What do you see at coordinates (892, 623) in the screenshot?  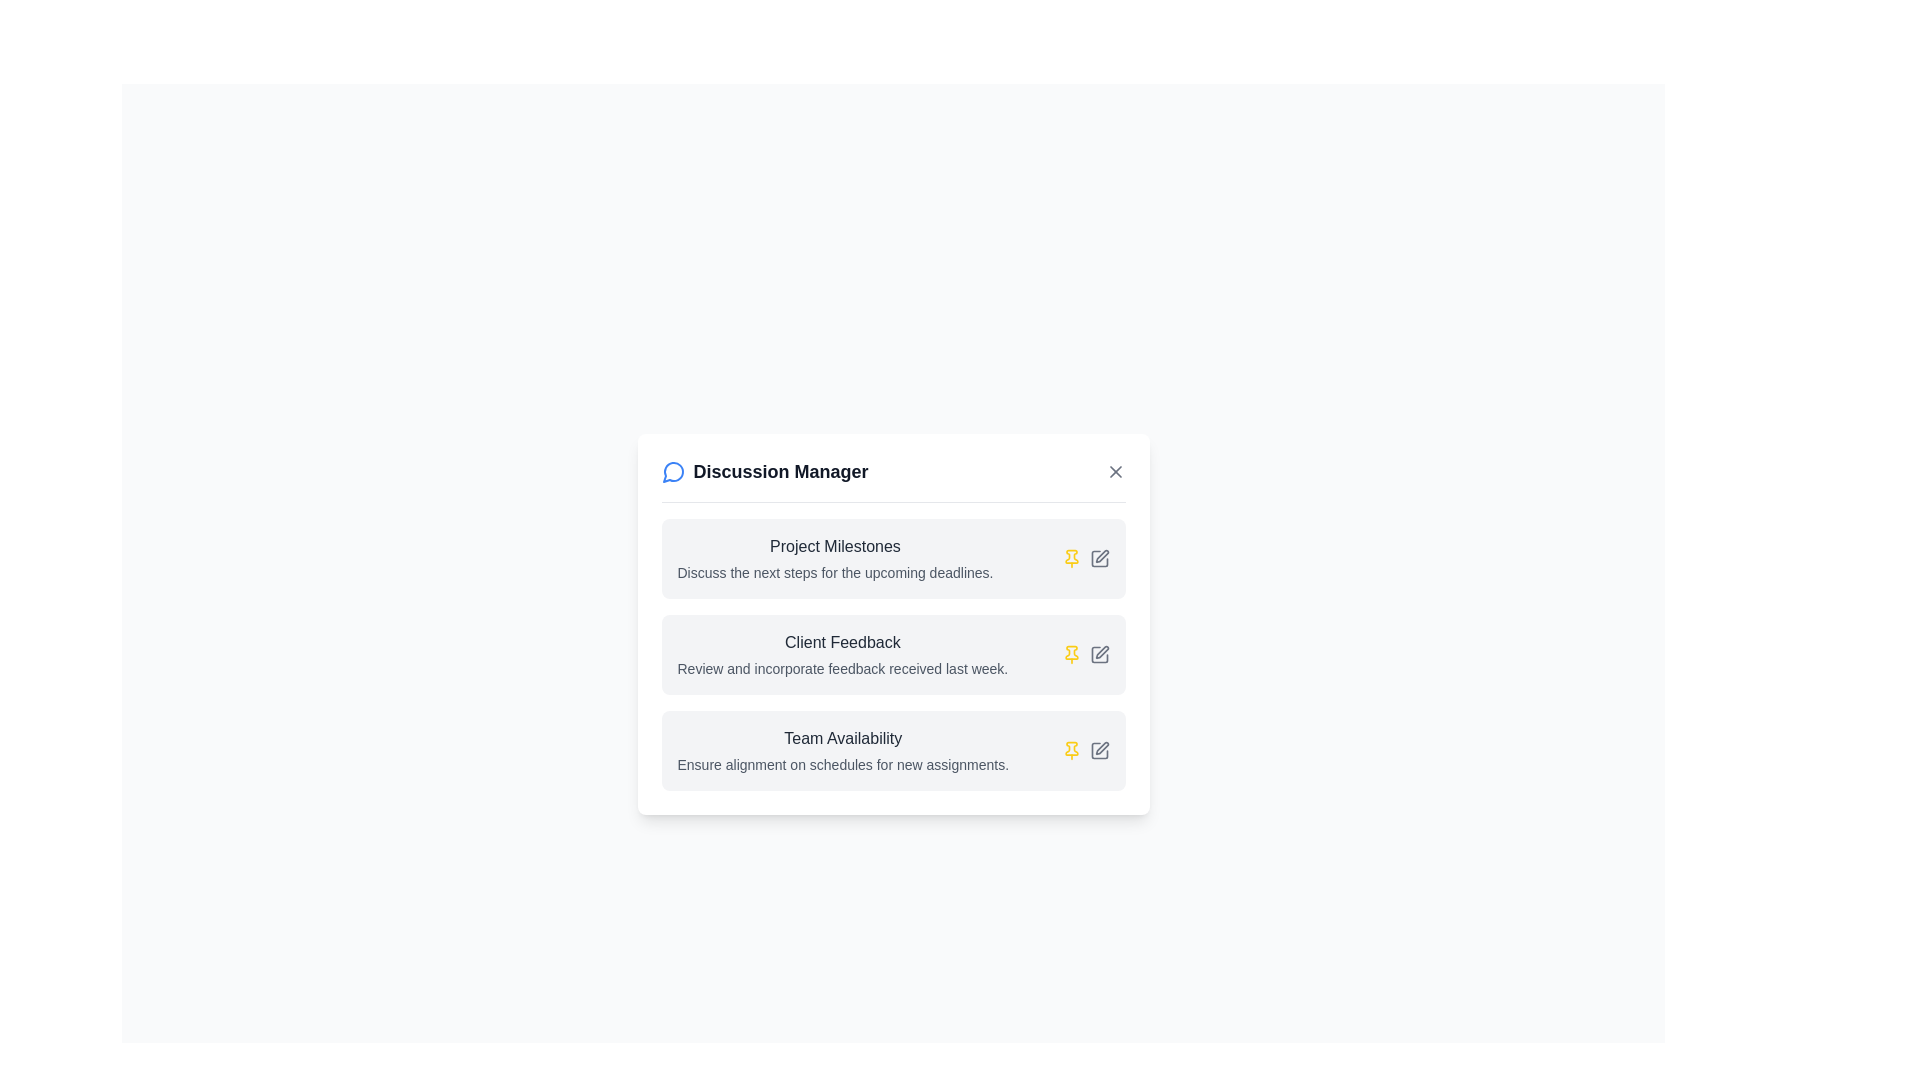 I see `the 'Client Feedback' Information card` at bounding box center [892, 623].